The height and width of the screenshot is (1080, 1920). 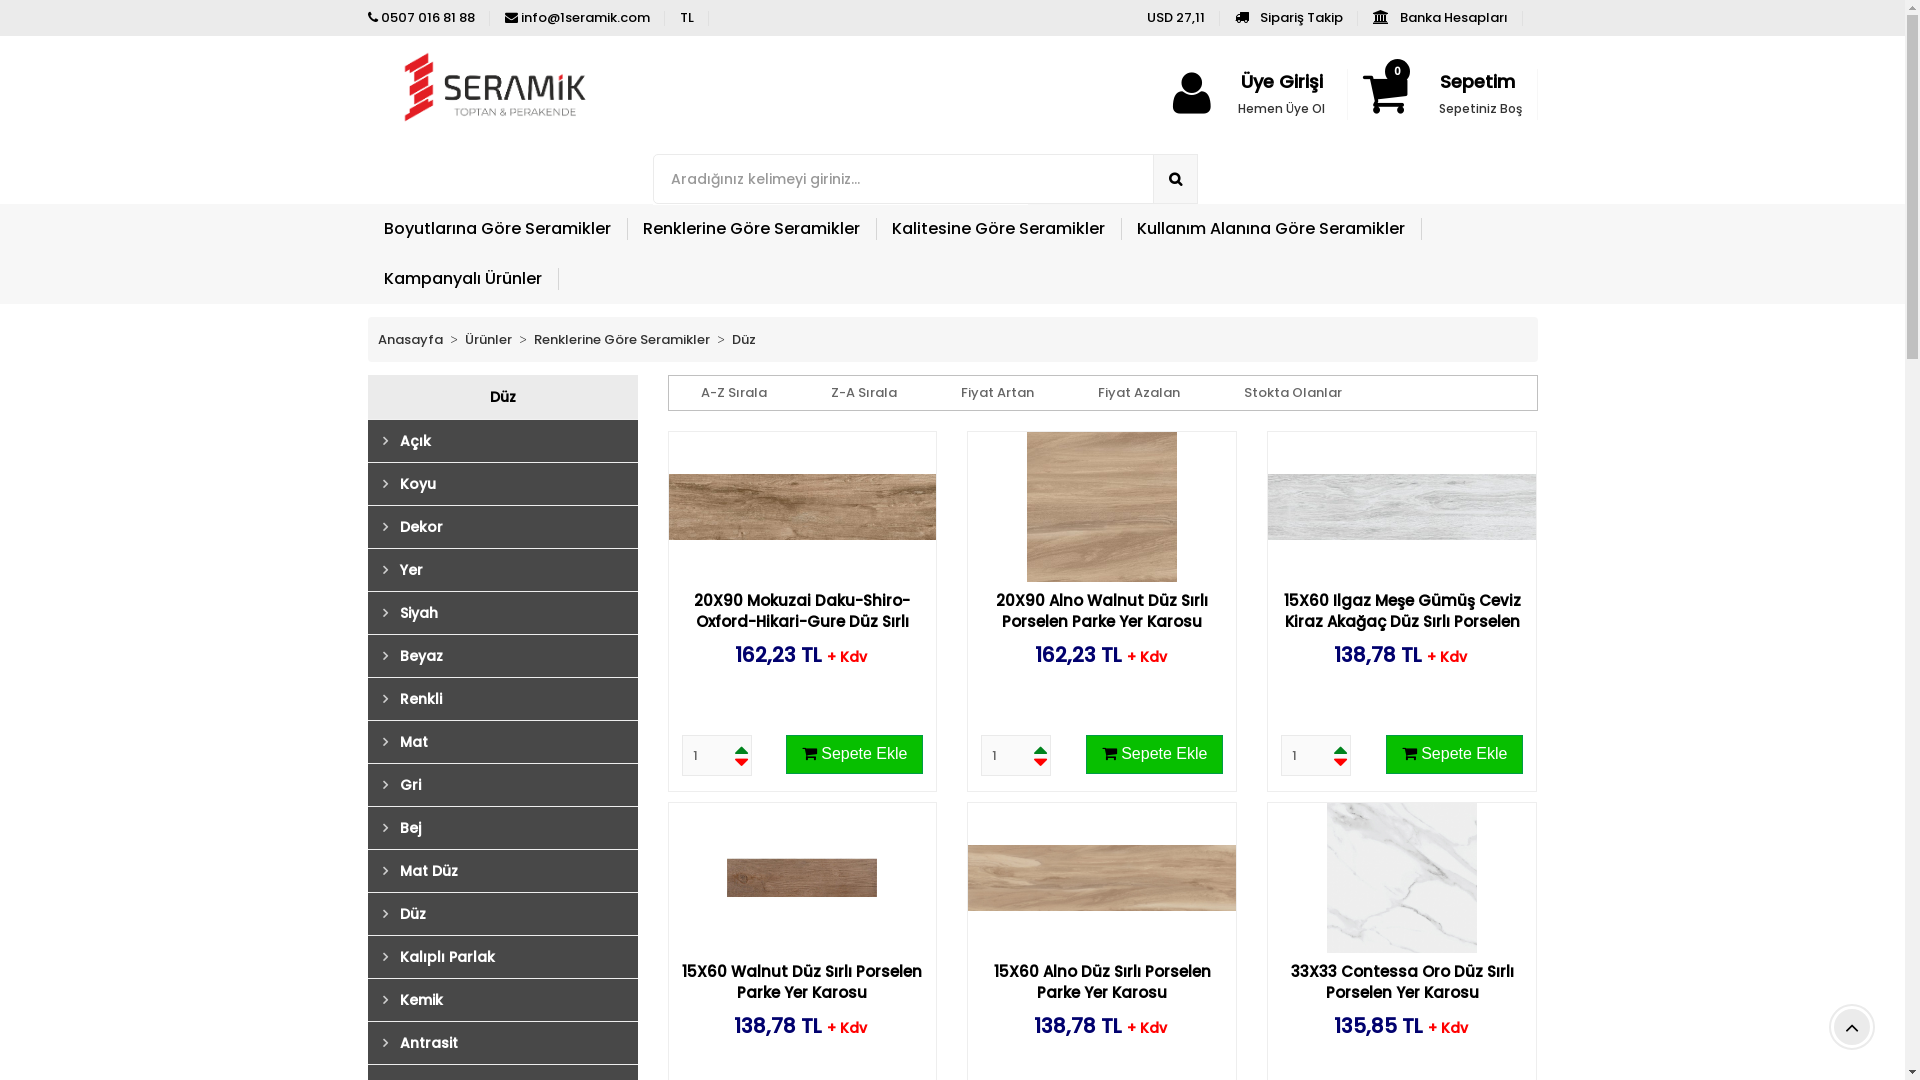 What do you see at coordinates (420, 17) in the screenshot?
I see `'0507 016 81 88'` at bounding box center [420, 17].